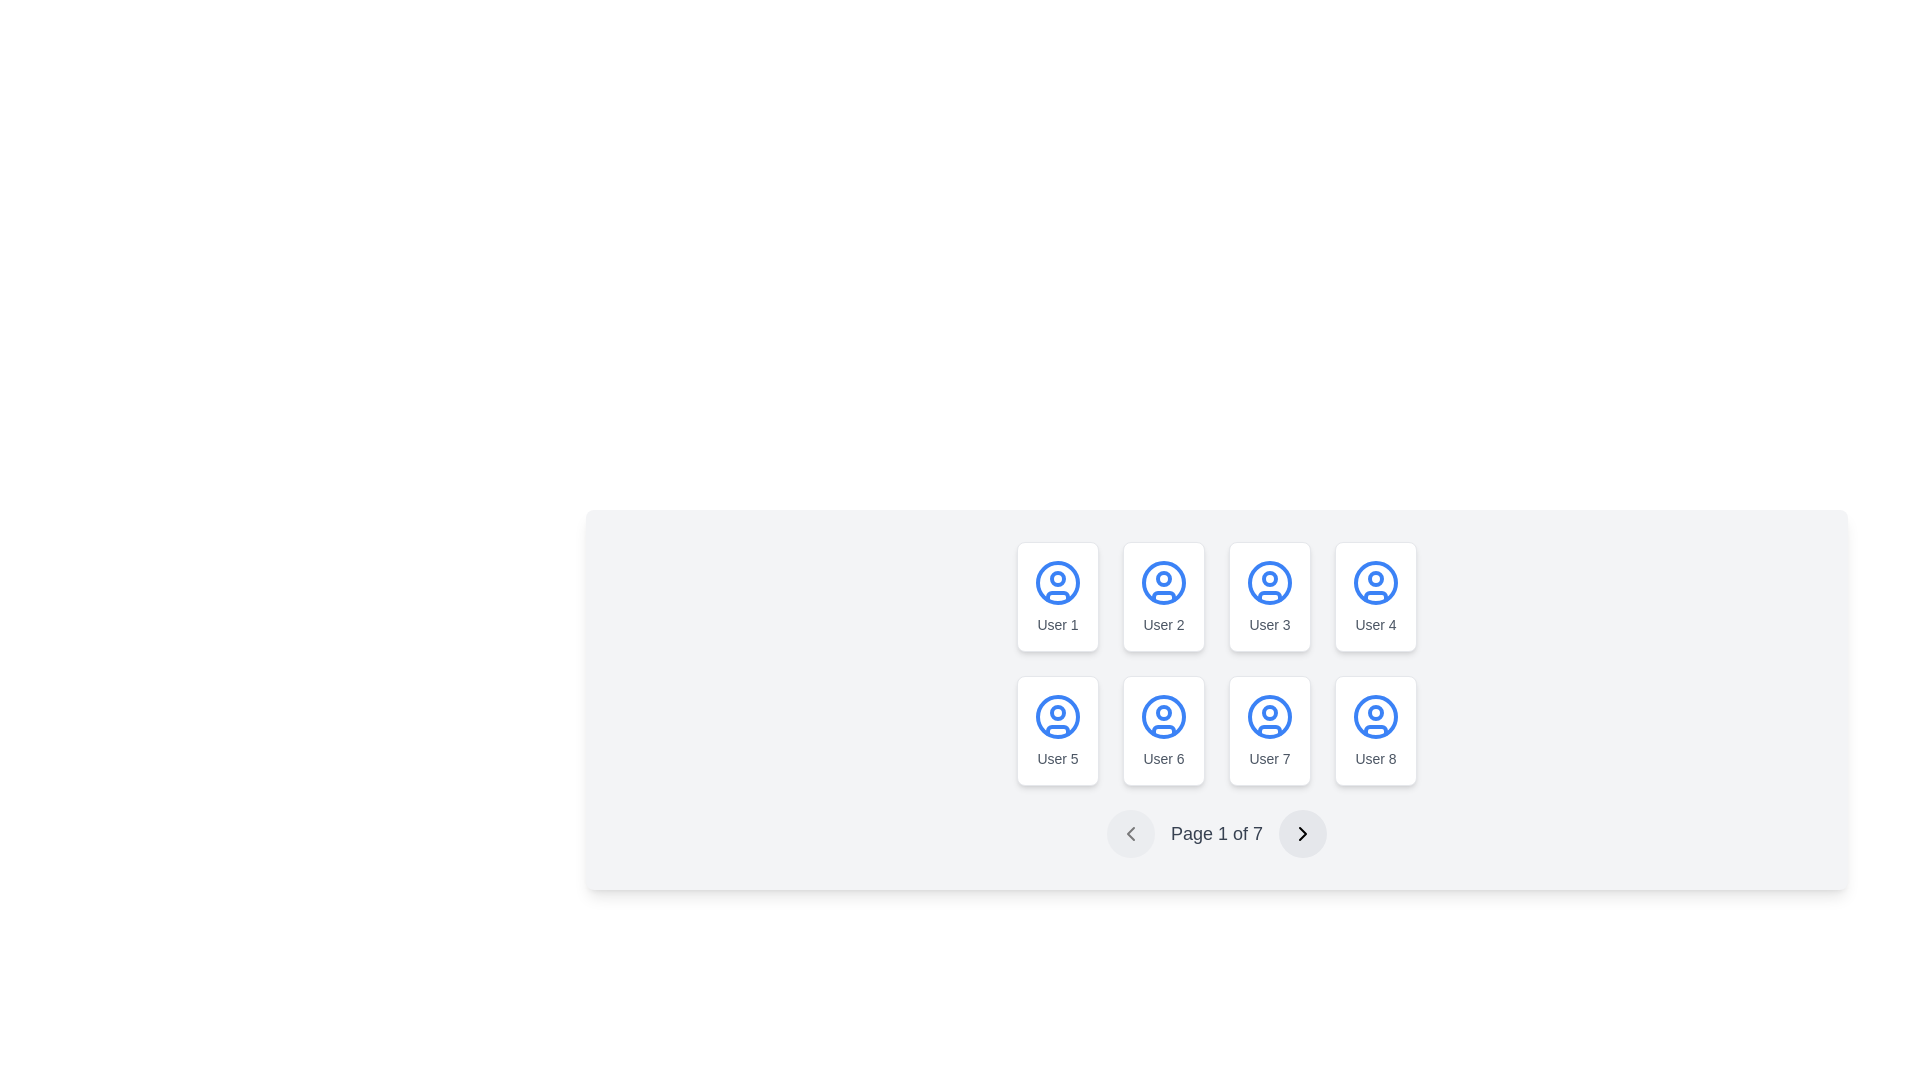  Describe the element at coordinates (1163, 716) in the screenshot. I see `the Avatar Icon, which is a circular user profile icon with a hollow blue outline, located on the card labeled 'User 6' in the second row, second column of the grid` at that location.